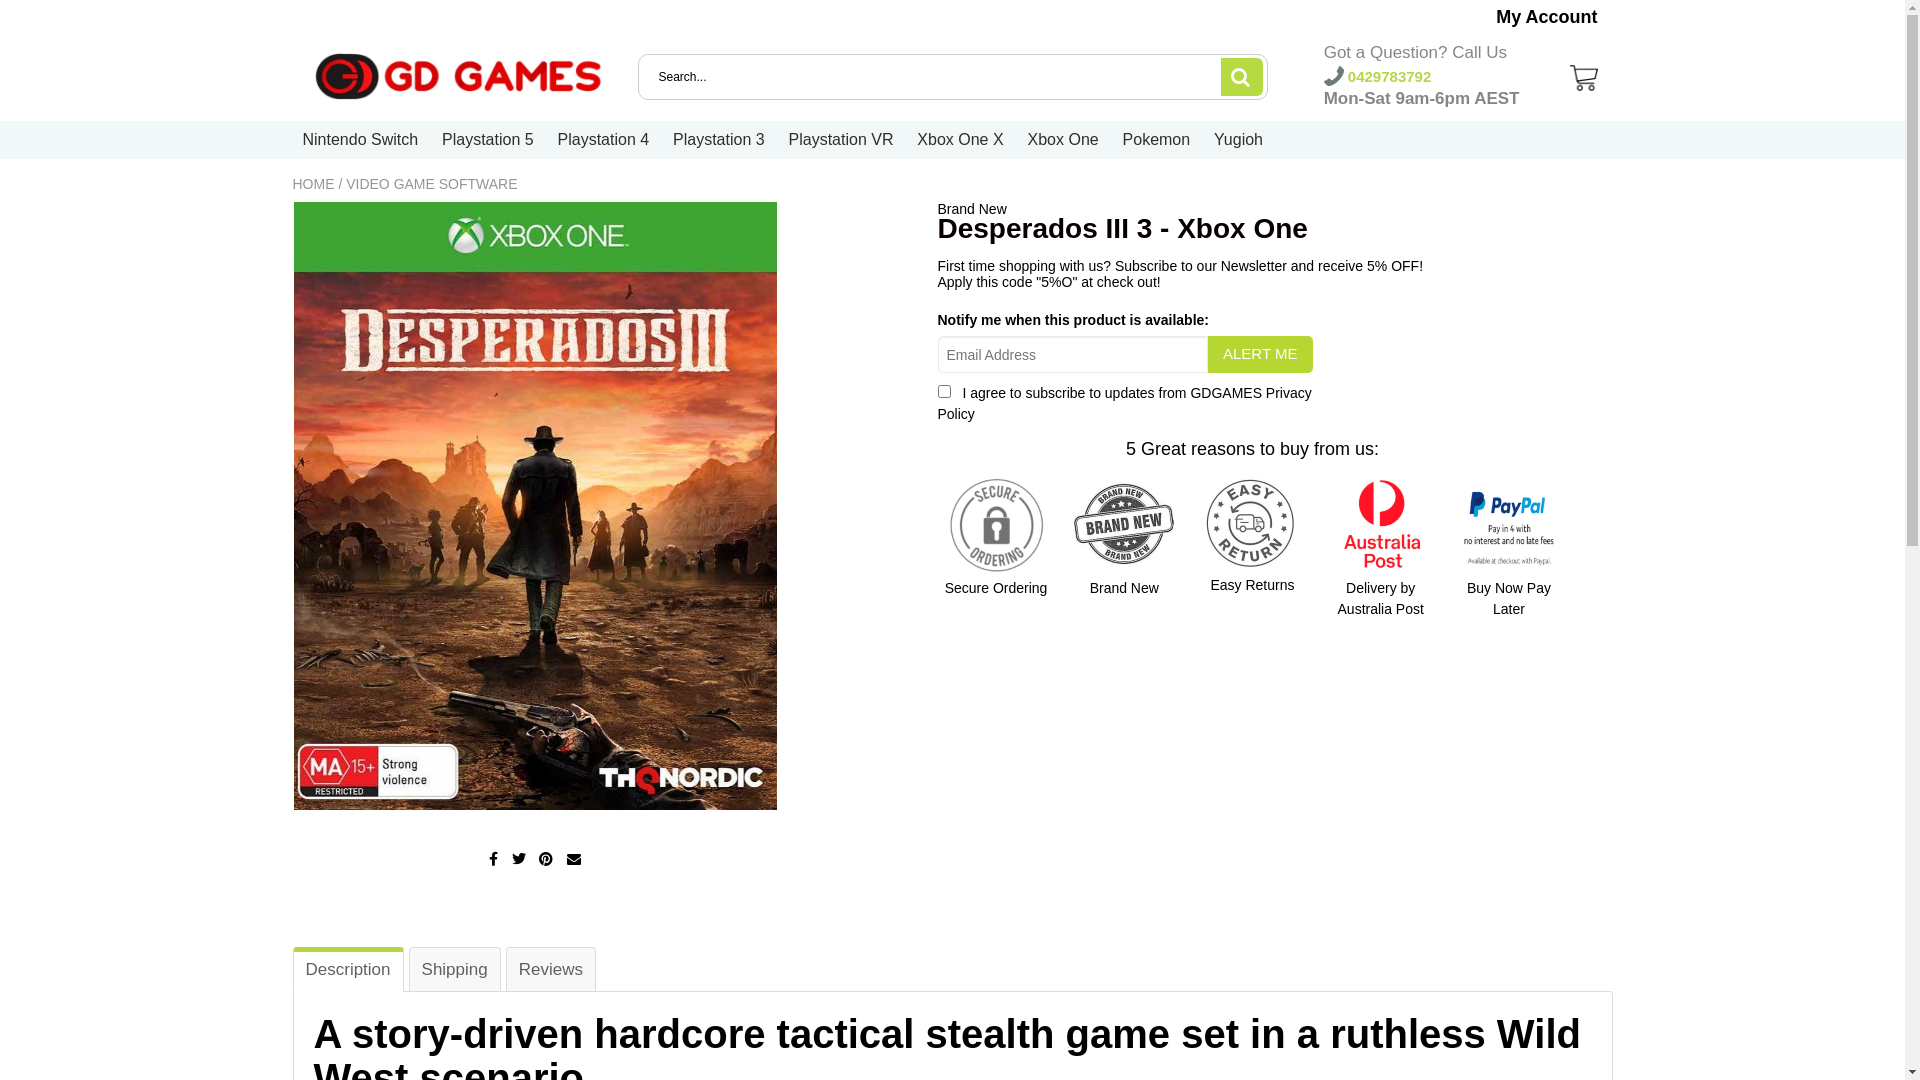  What do you see at coordinates (603, 138) in the screenshot?
I see `'Playstation 4'` at bounding box center [603, 138].